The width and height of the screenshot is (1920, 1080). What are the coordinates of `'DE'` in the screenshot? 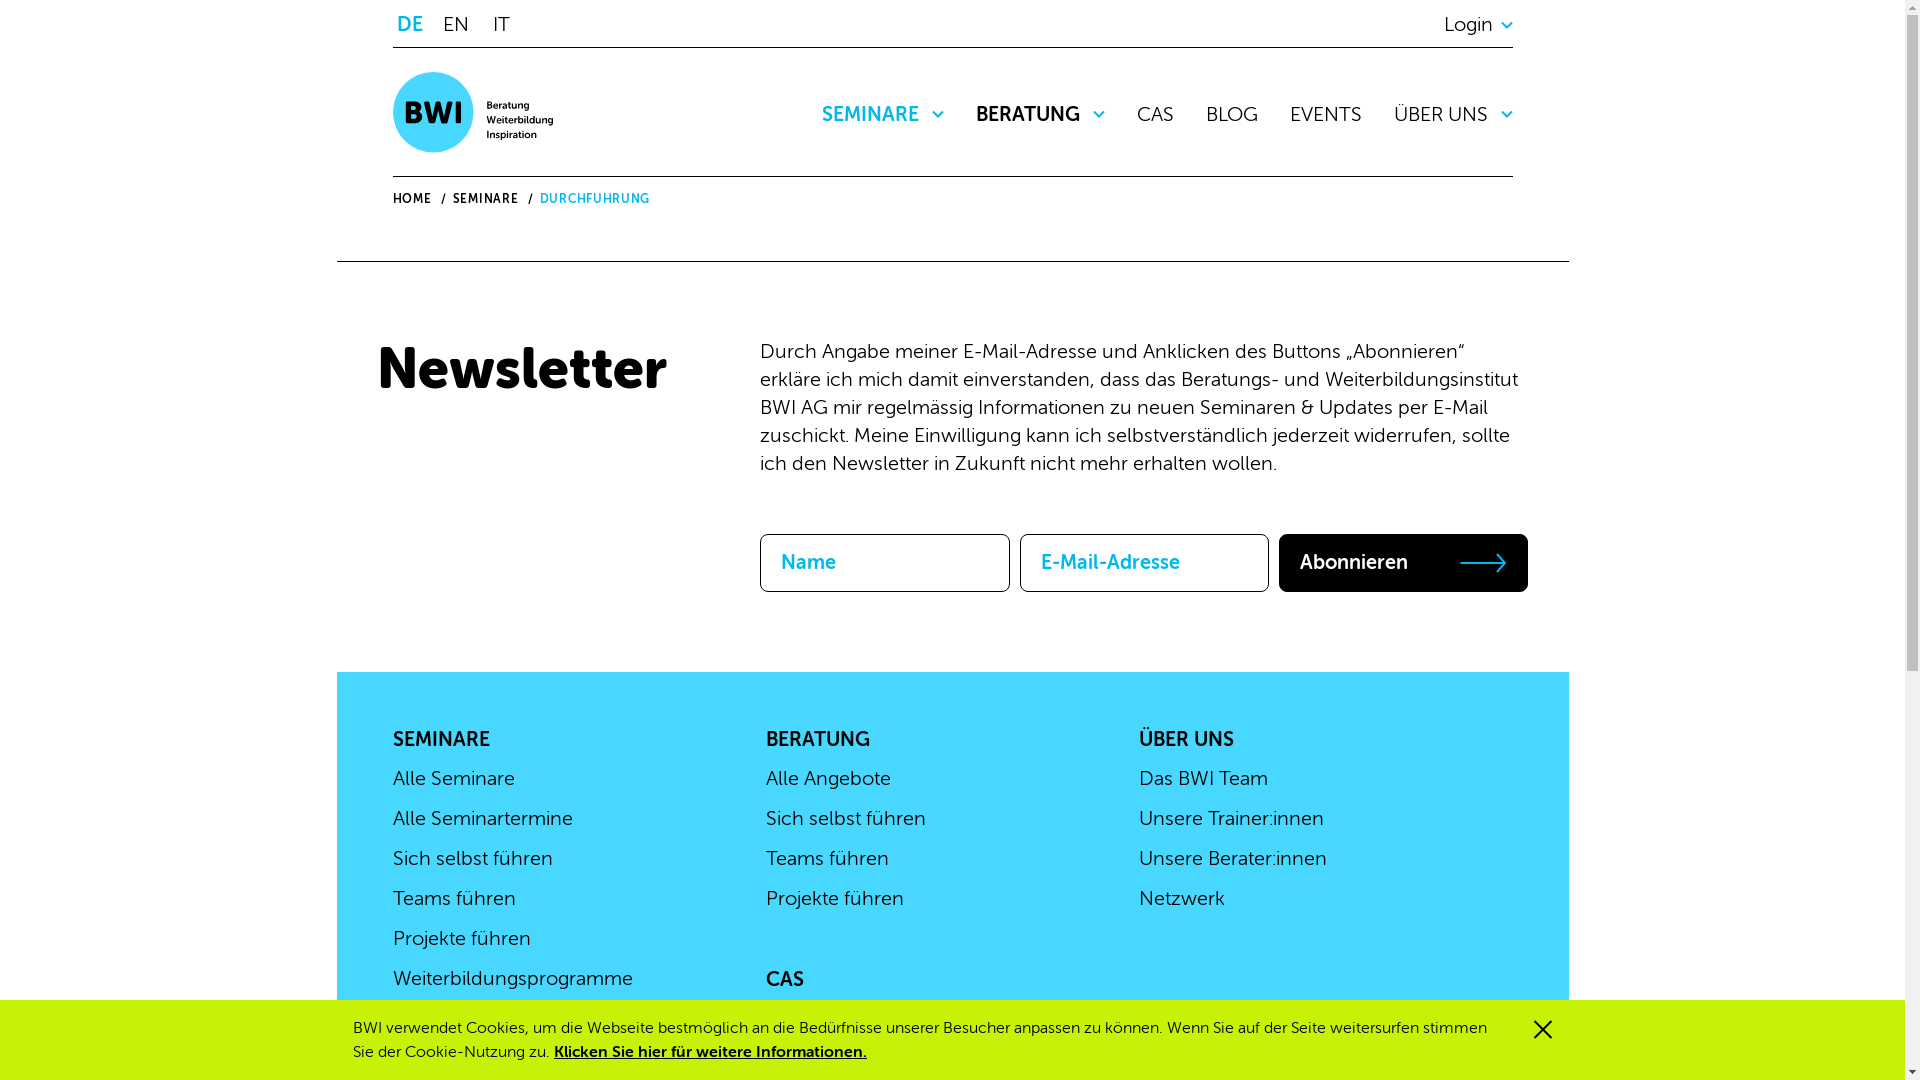 It's located at (413, 23).